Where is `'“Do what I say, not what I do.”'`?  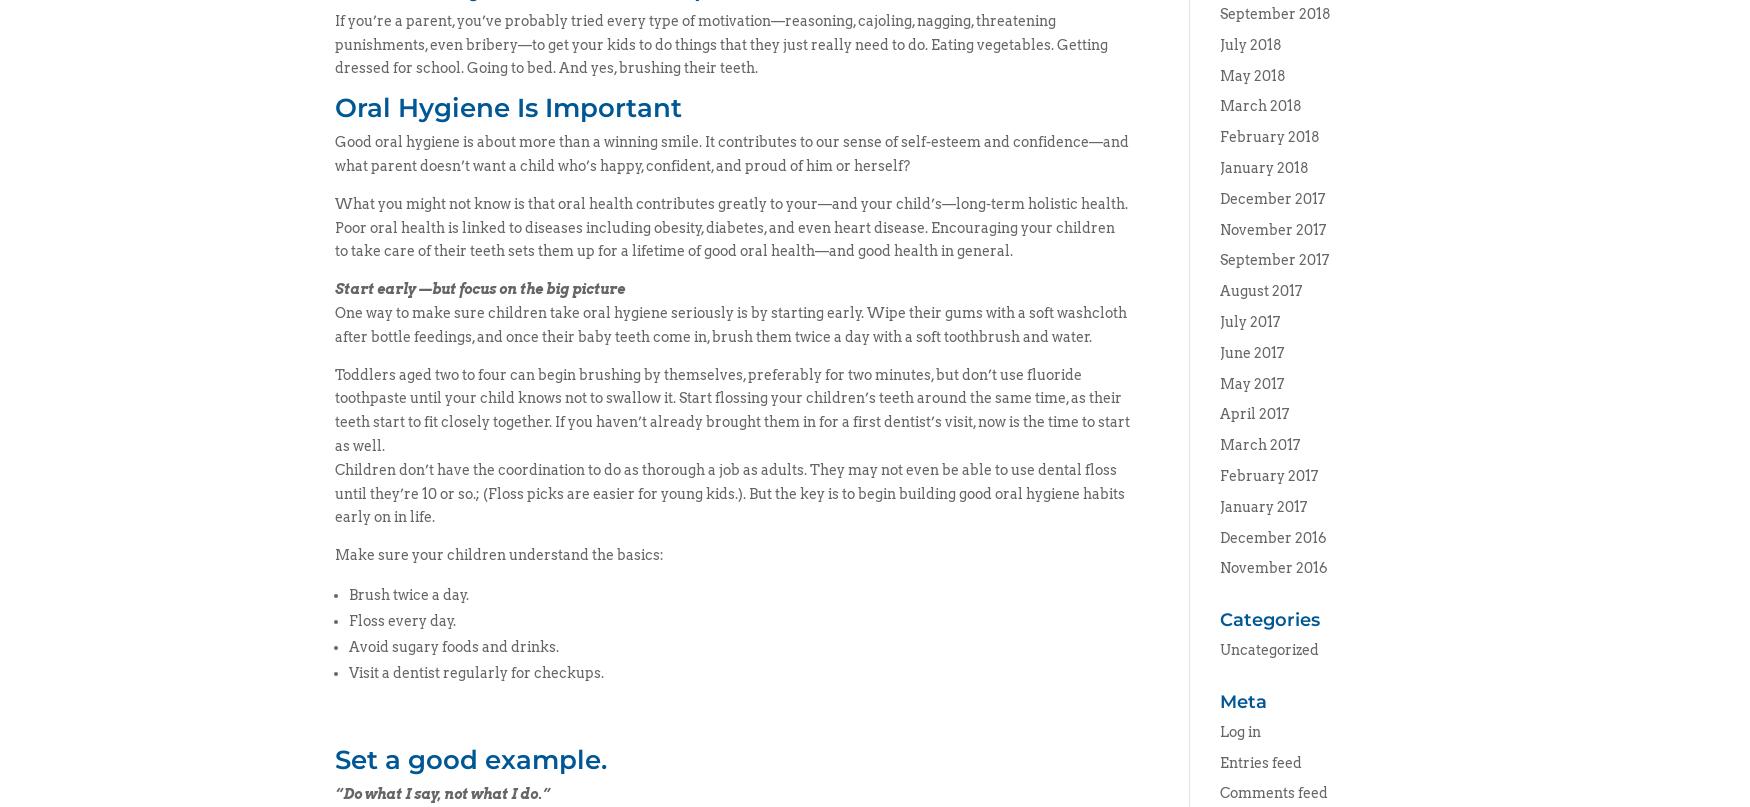
'“Do what I say, not what I do.”' is located at coordinates (442, 792).